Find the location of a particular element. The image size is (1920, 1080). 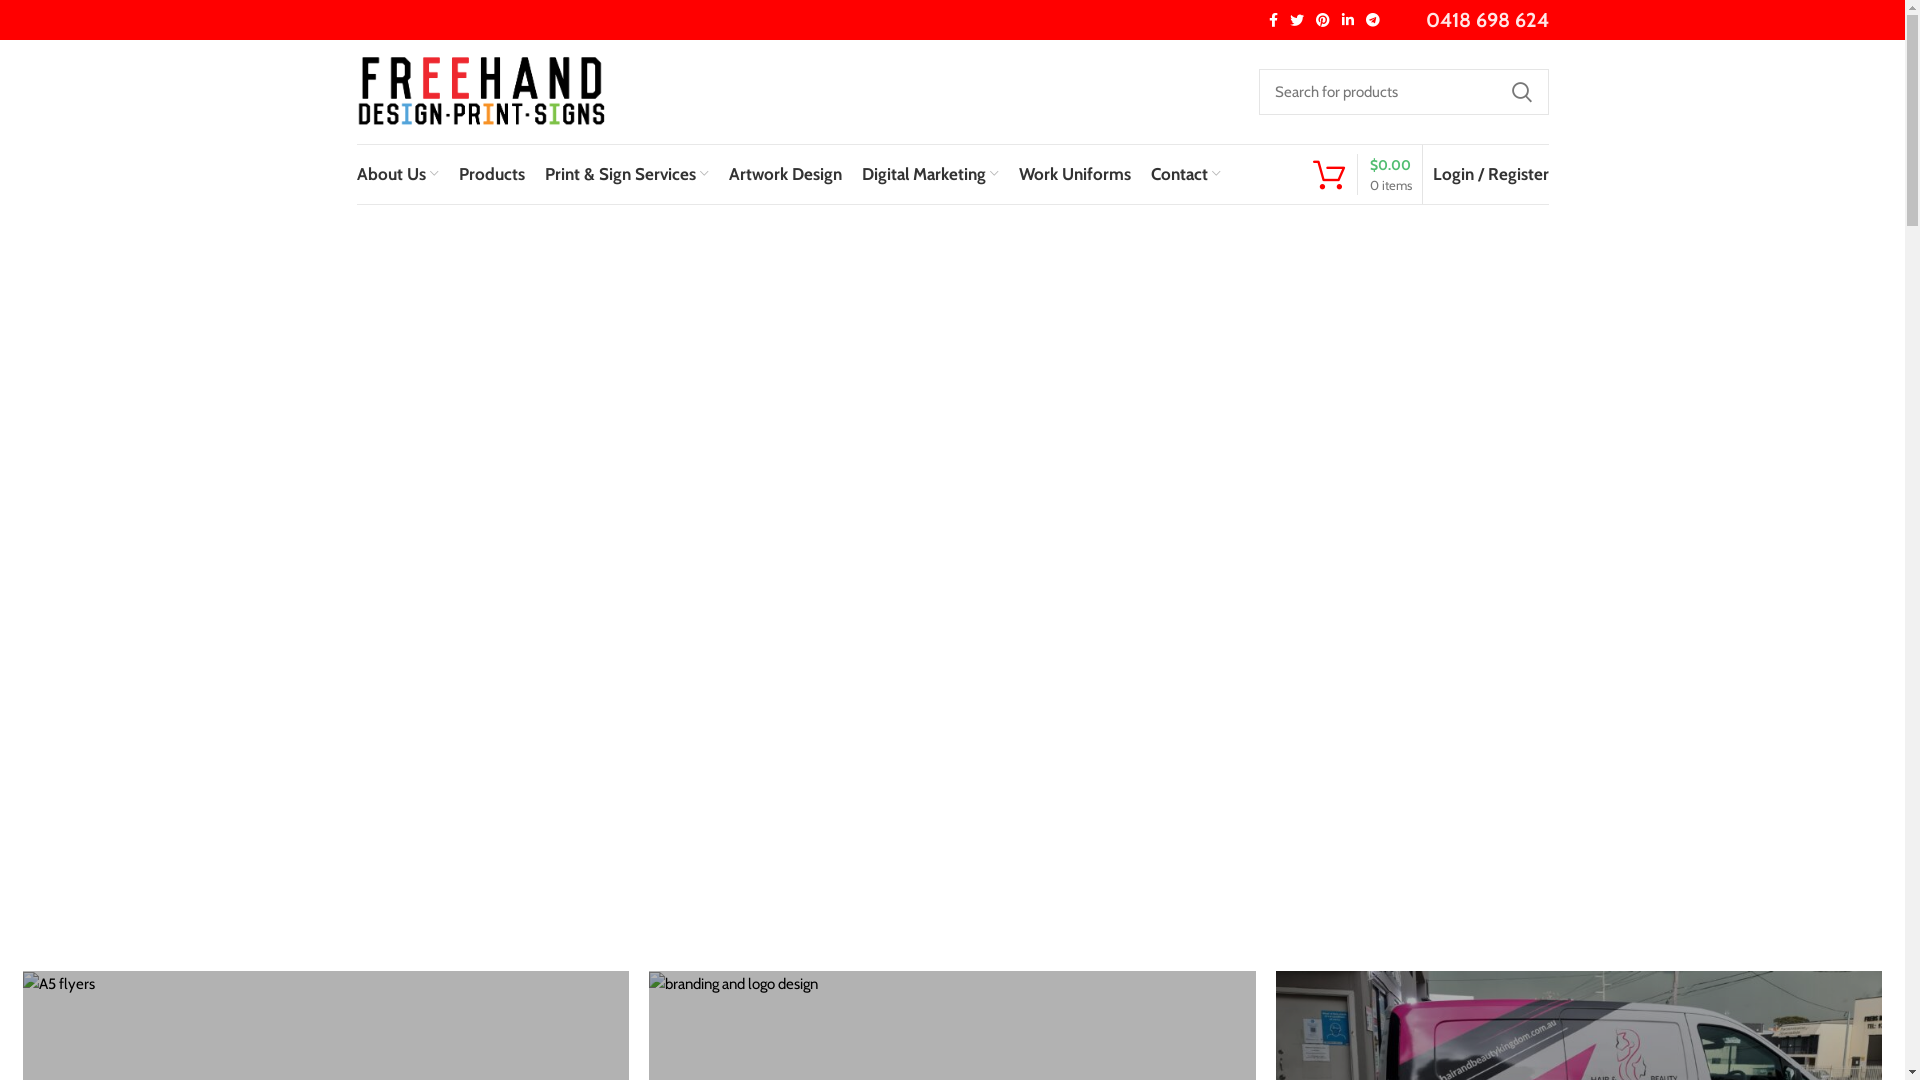

'Work Uniforms' is located at coordinates (1073, 172).